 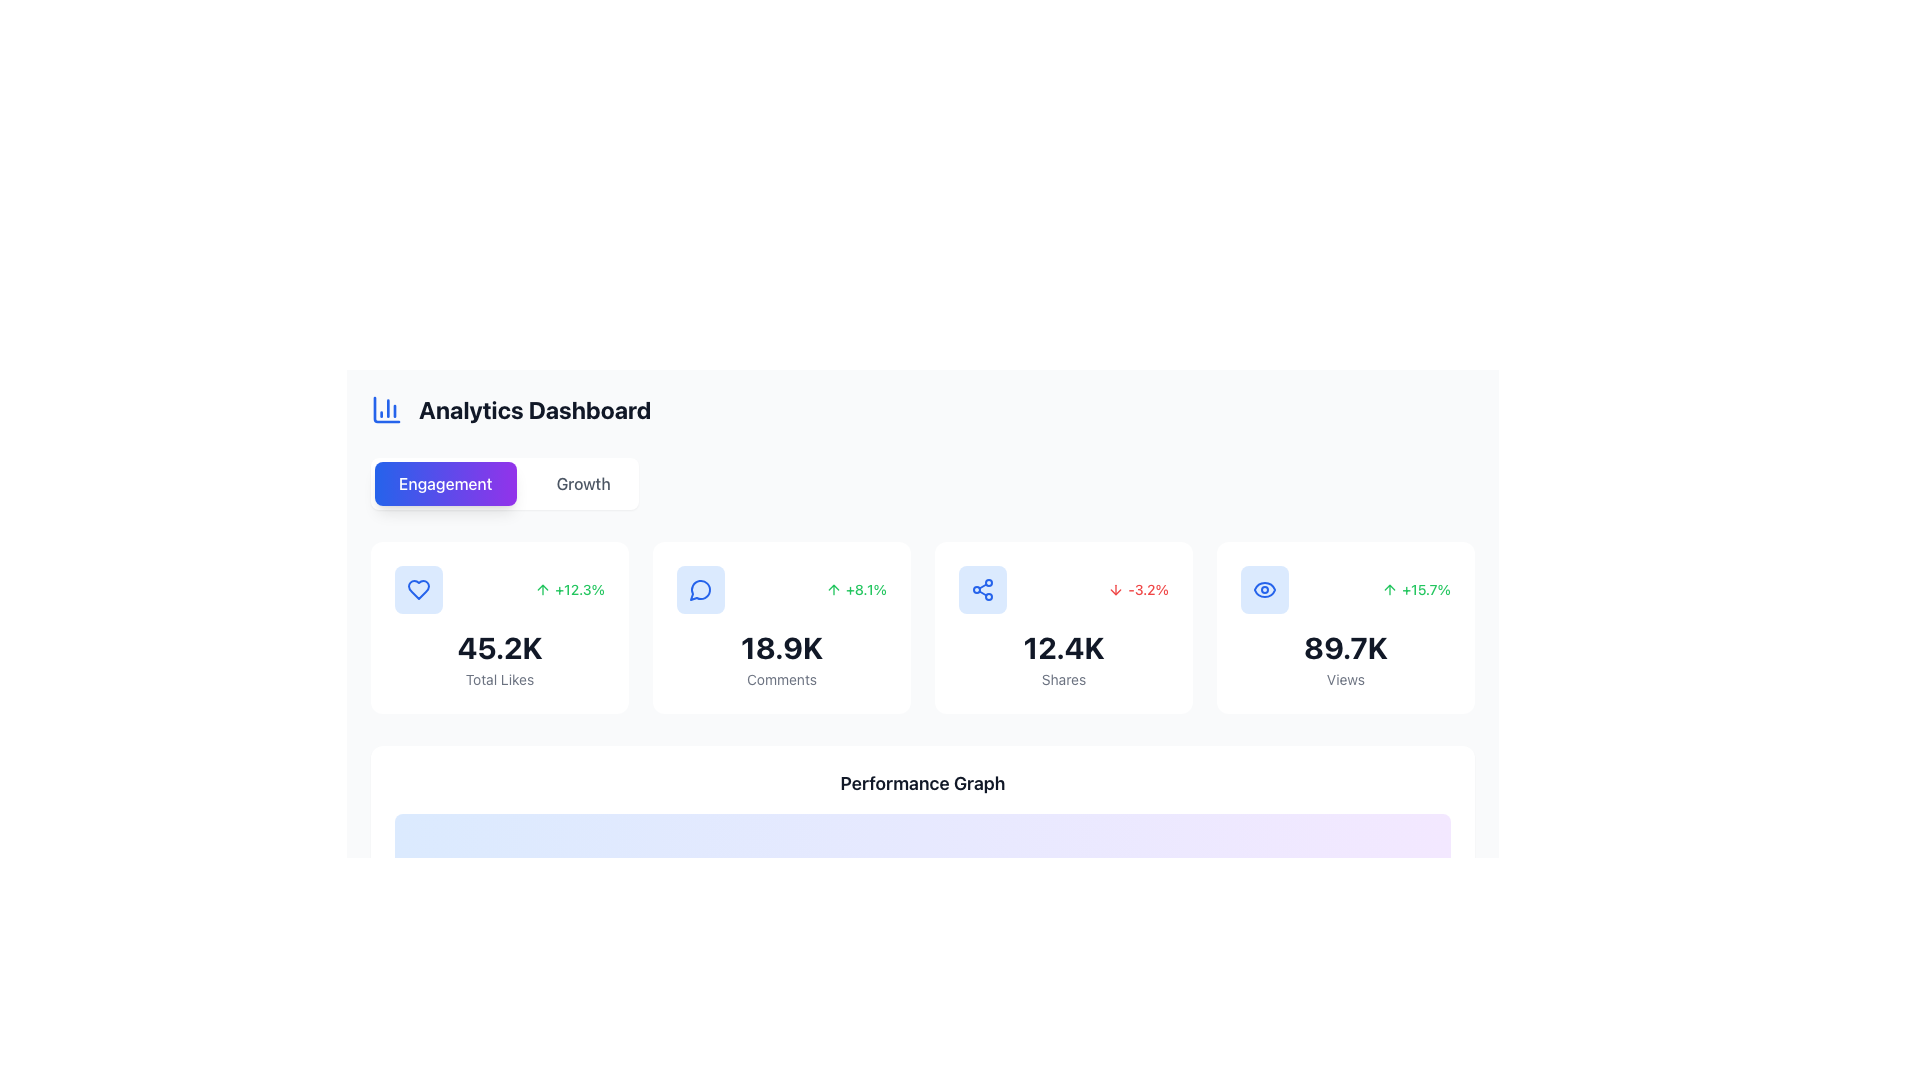 I want to click on the header text displaying 'Analytics Dashboard', which is centrally located at the top of the interface, styled in bold and dark gray for emphasis, so click(x=535, y=408).